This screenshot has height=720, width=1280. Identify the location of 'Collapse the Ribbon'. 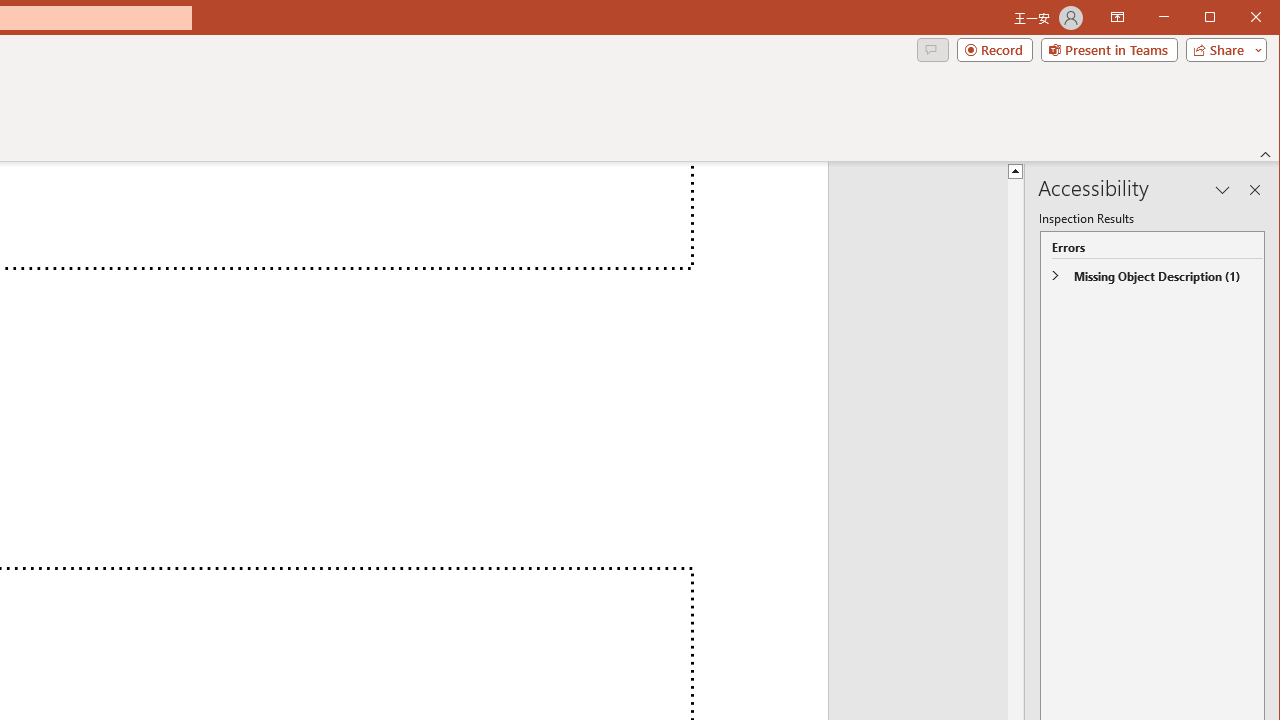
(1265, 153).